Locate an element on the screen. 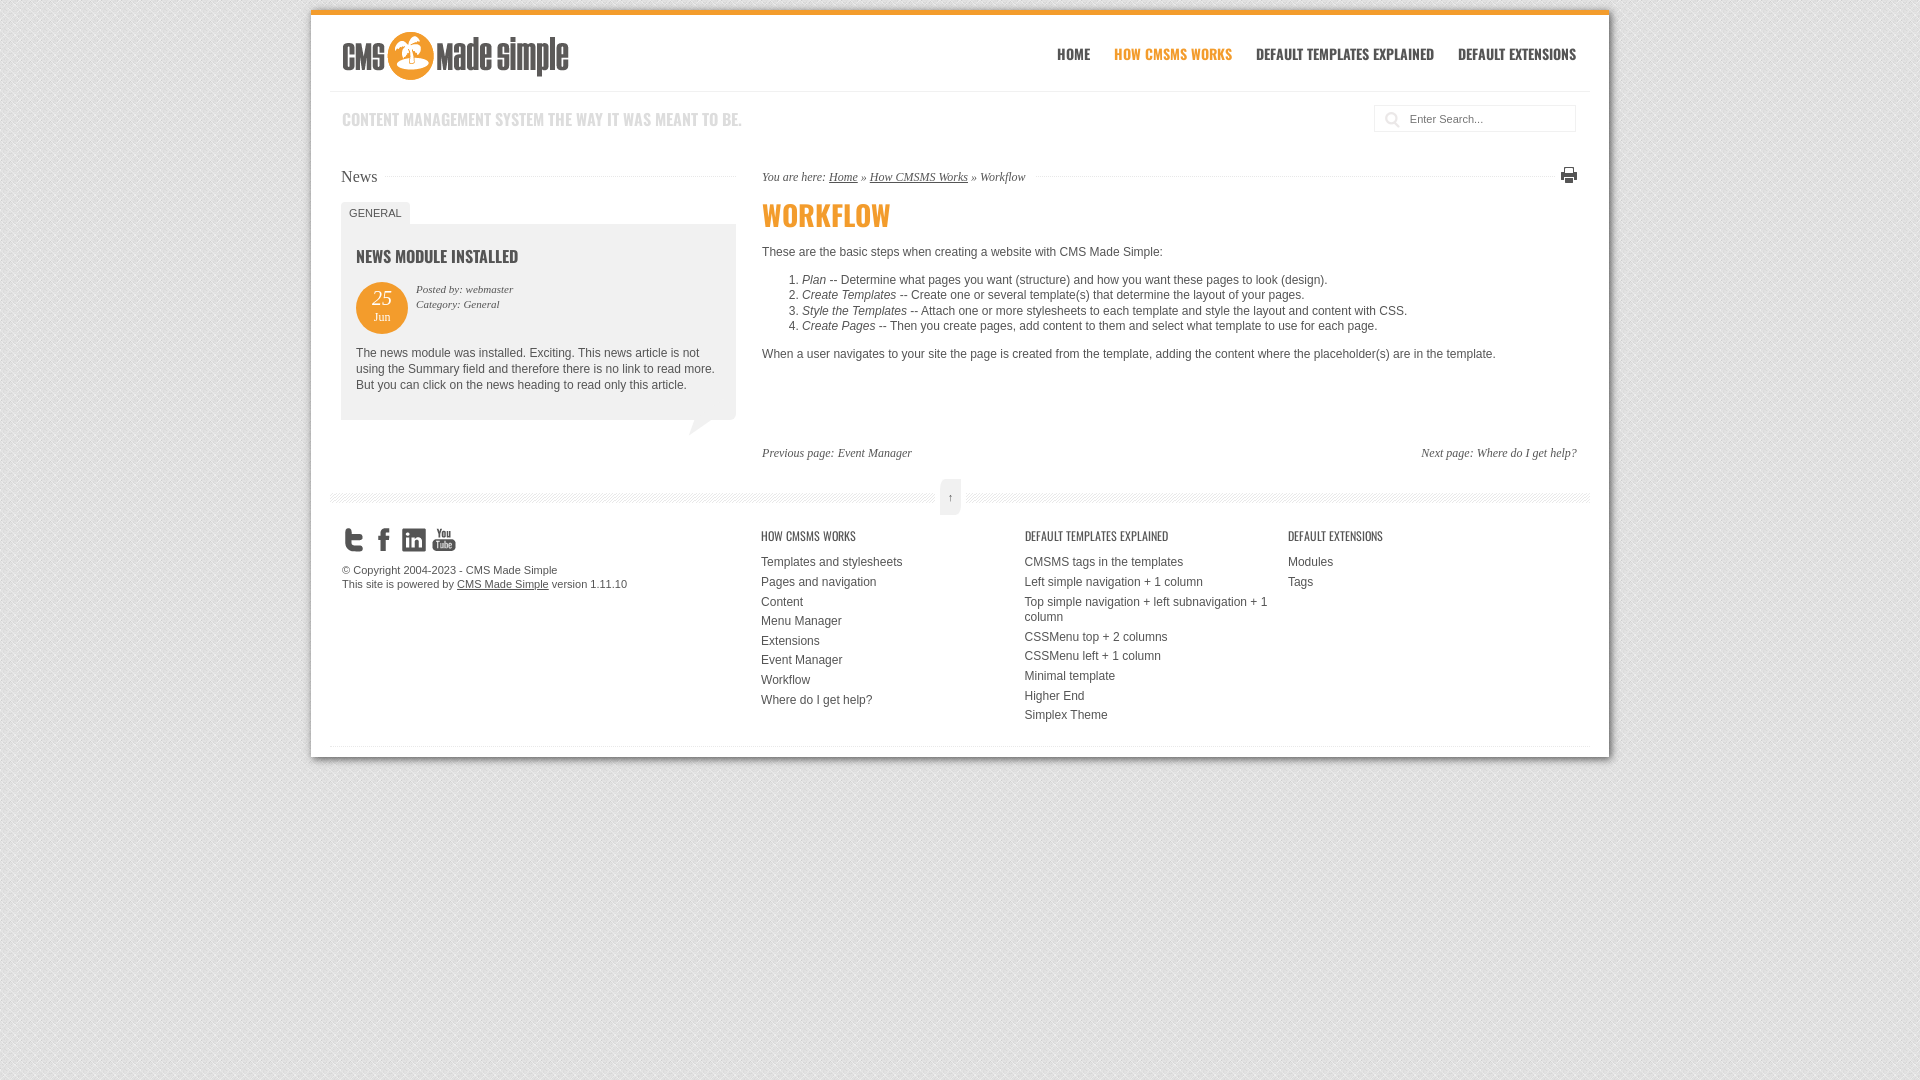 This screenshot has height=1080, width=1920. 'CSSMenu top + 2 columns' is located at coordinates (1155, 637).